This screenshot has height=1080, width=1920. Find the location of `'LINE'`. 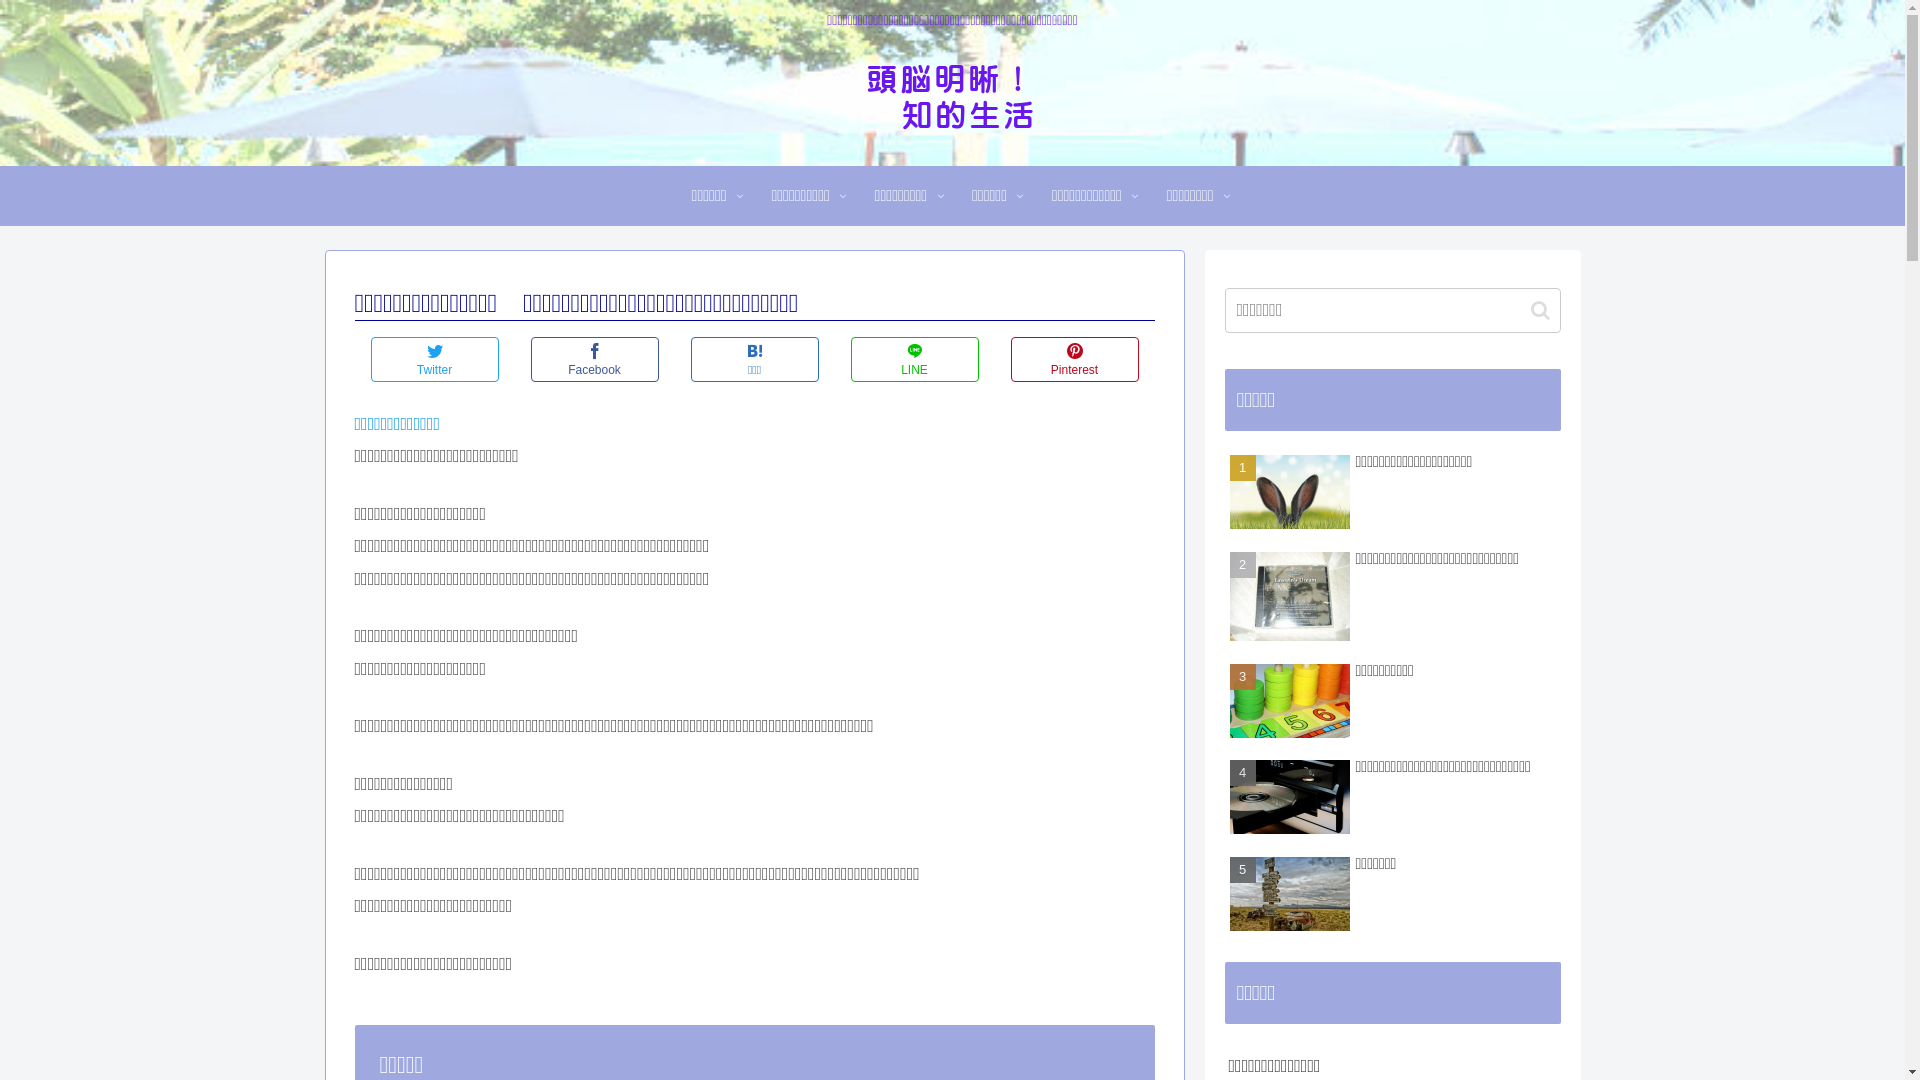

'LINE' is located at coordinates (912, 358).